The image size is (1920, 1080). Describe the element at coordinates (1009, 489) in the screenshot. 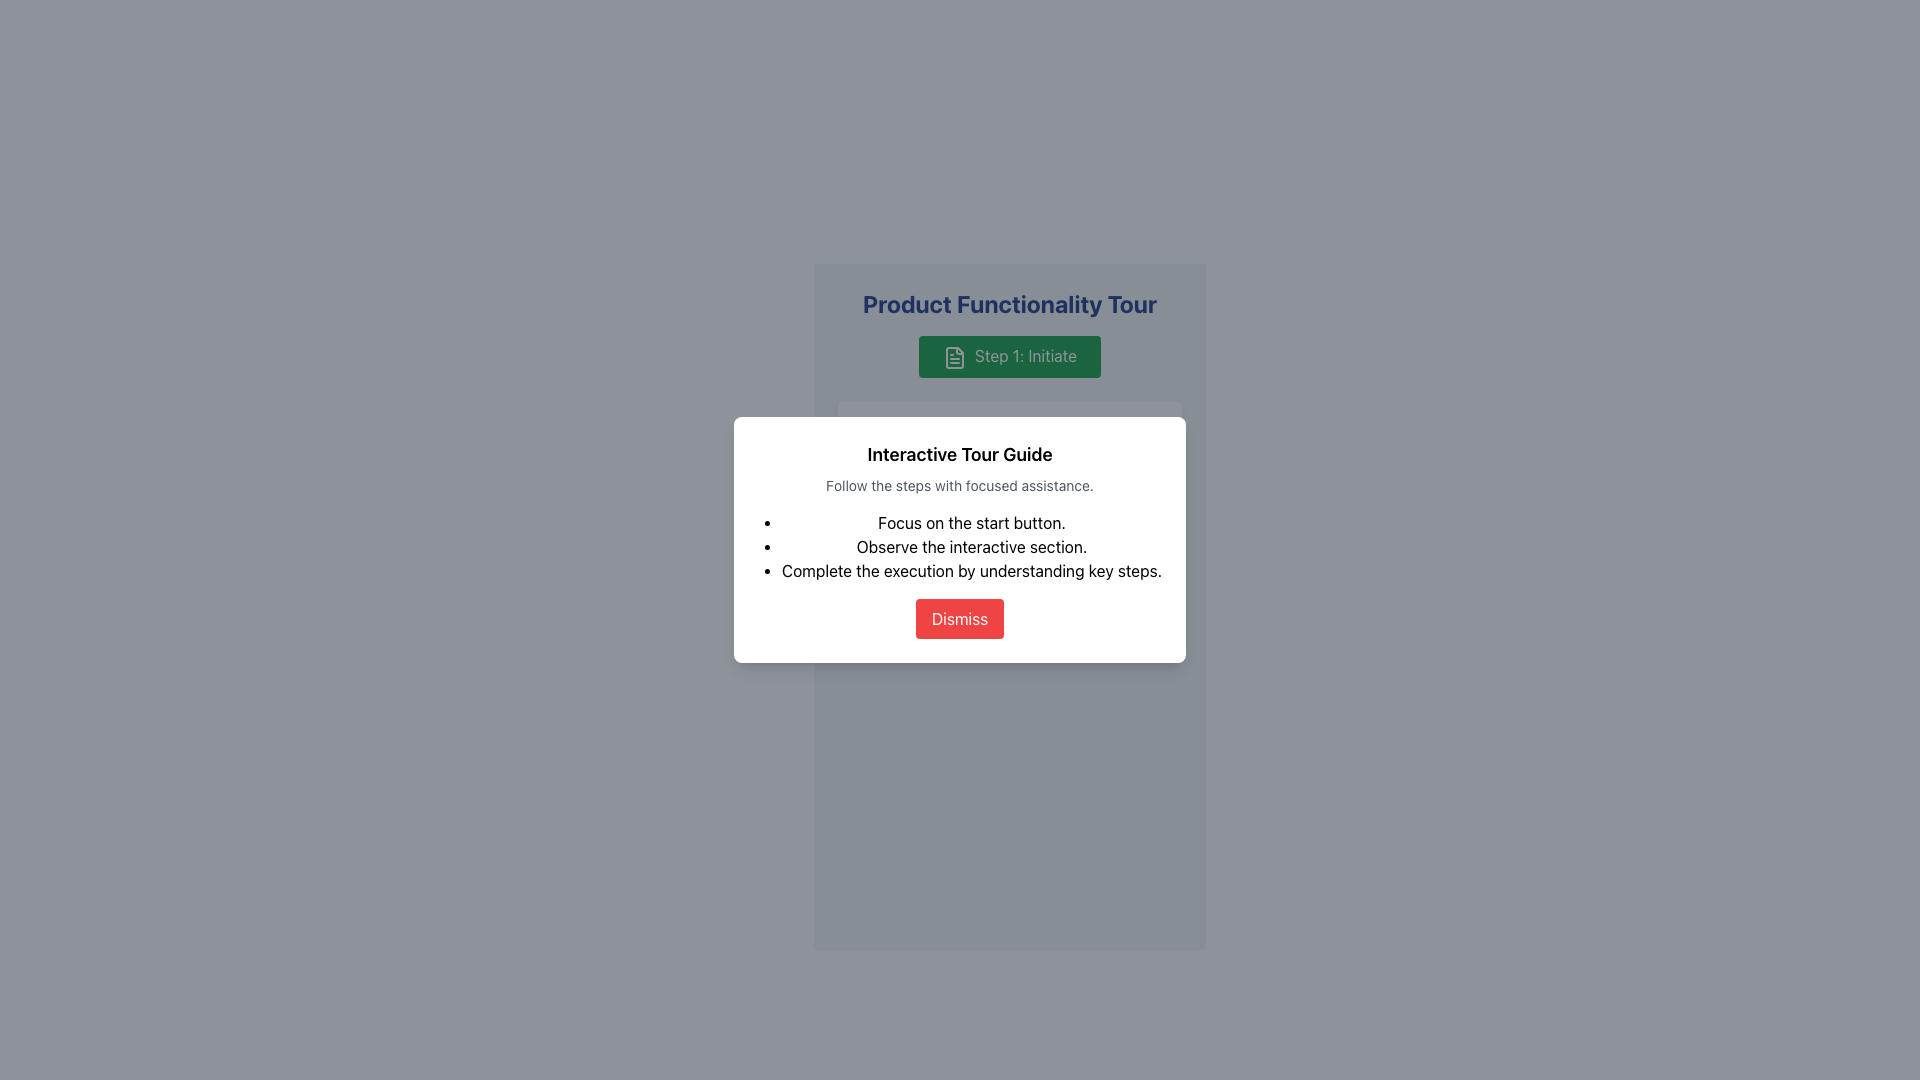

I see `the centered text component that reads 'Follow the steps with focused assistance.' located beneath the 'Interactive Tour Guide' heading` at that location.